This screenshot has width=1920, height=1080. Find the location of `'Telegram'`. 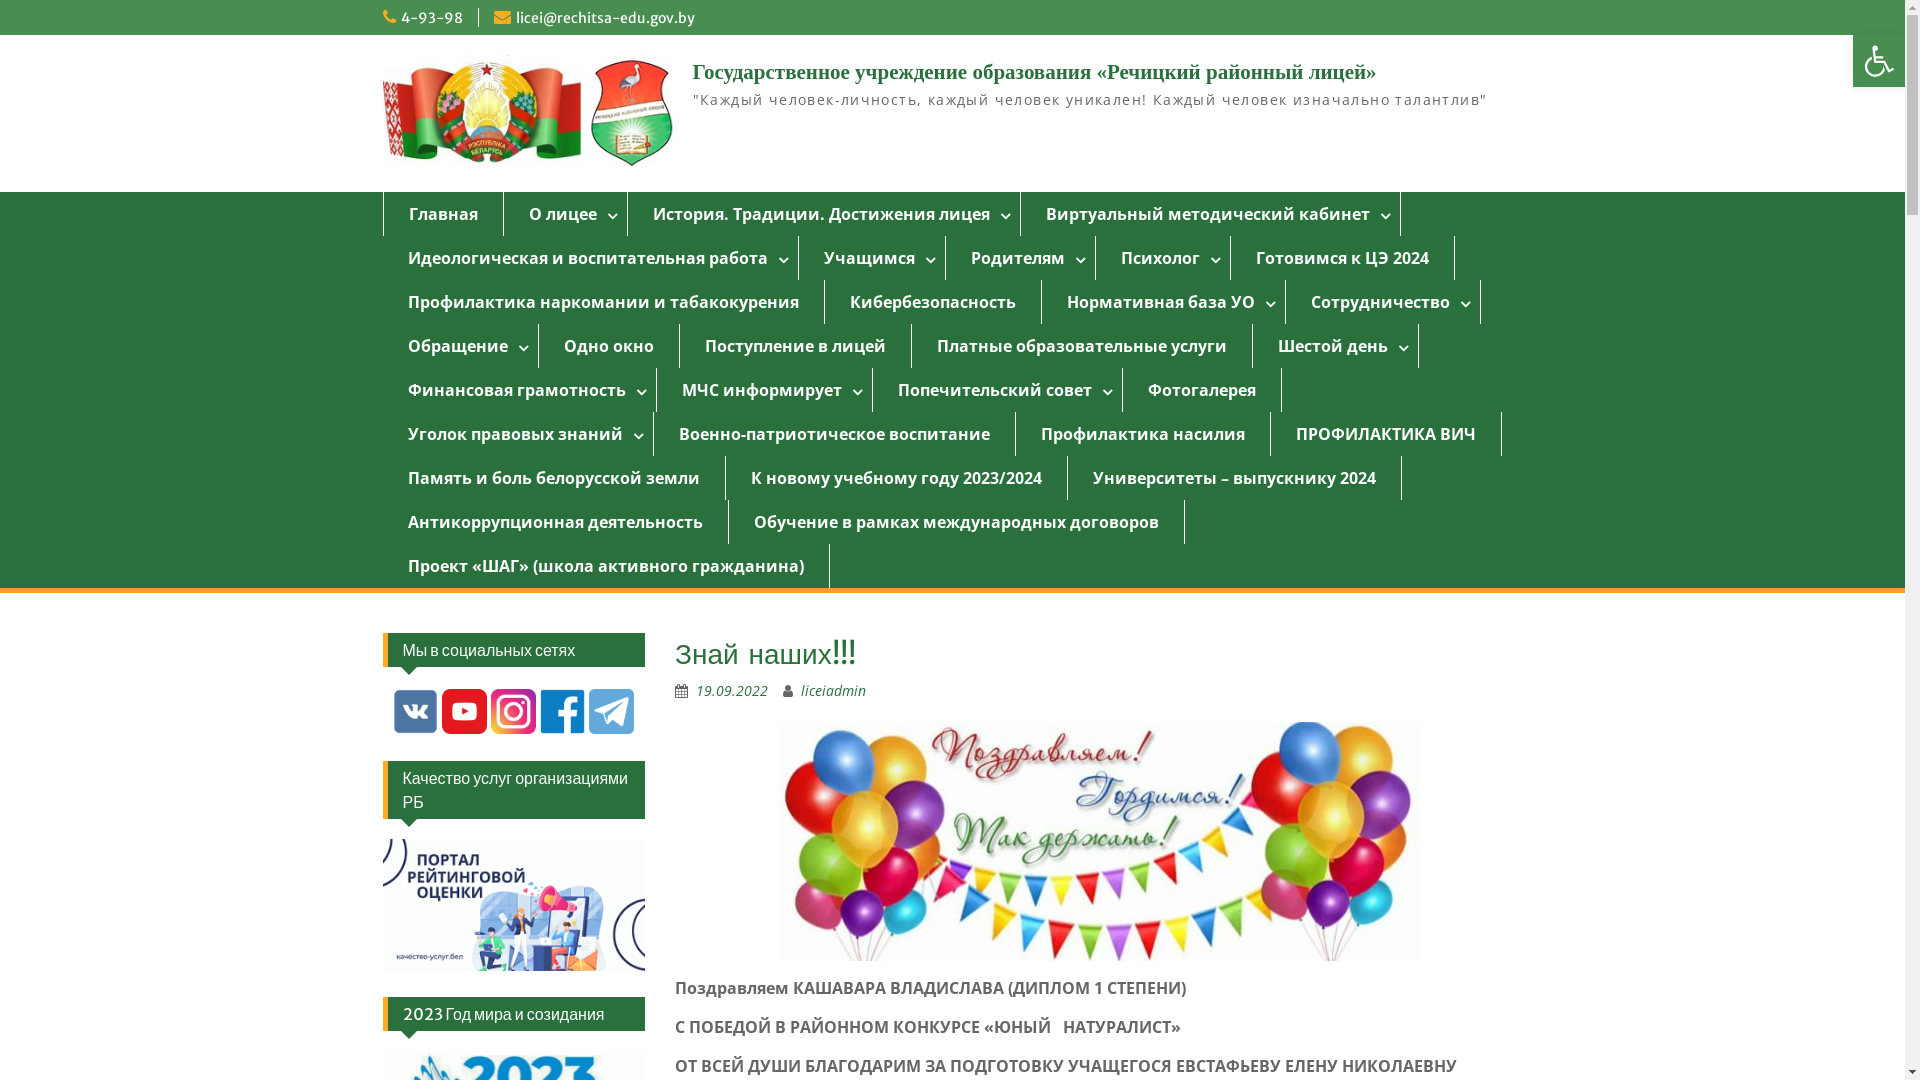

'Telegram' is located at coordinates (610, 710).